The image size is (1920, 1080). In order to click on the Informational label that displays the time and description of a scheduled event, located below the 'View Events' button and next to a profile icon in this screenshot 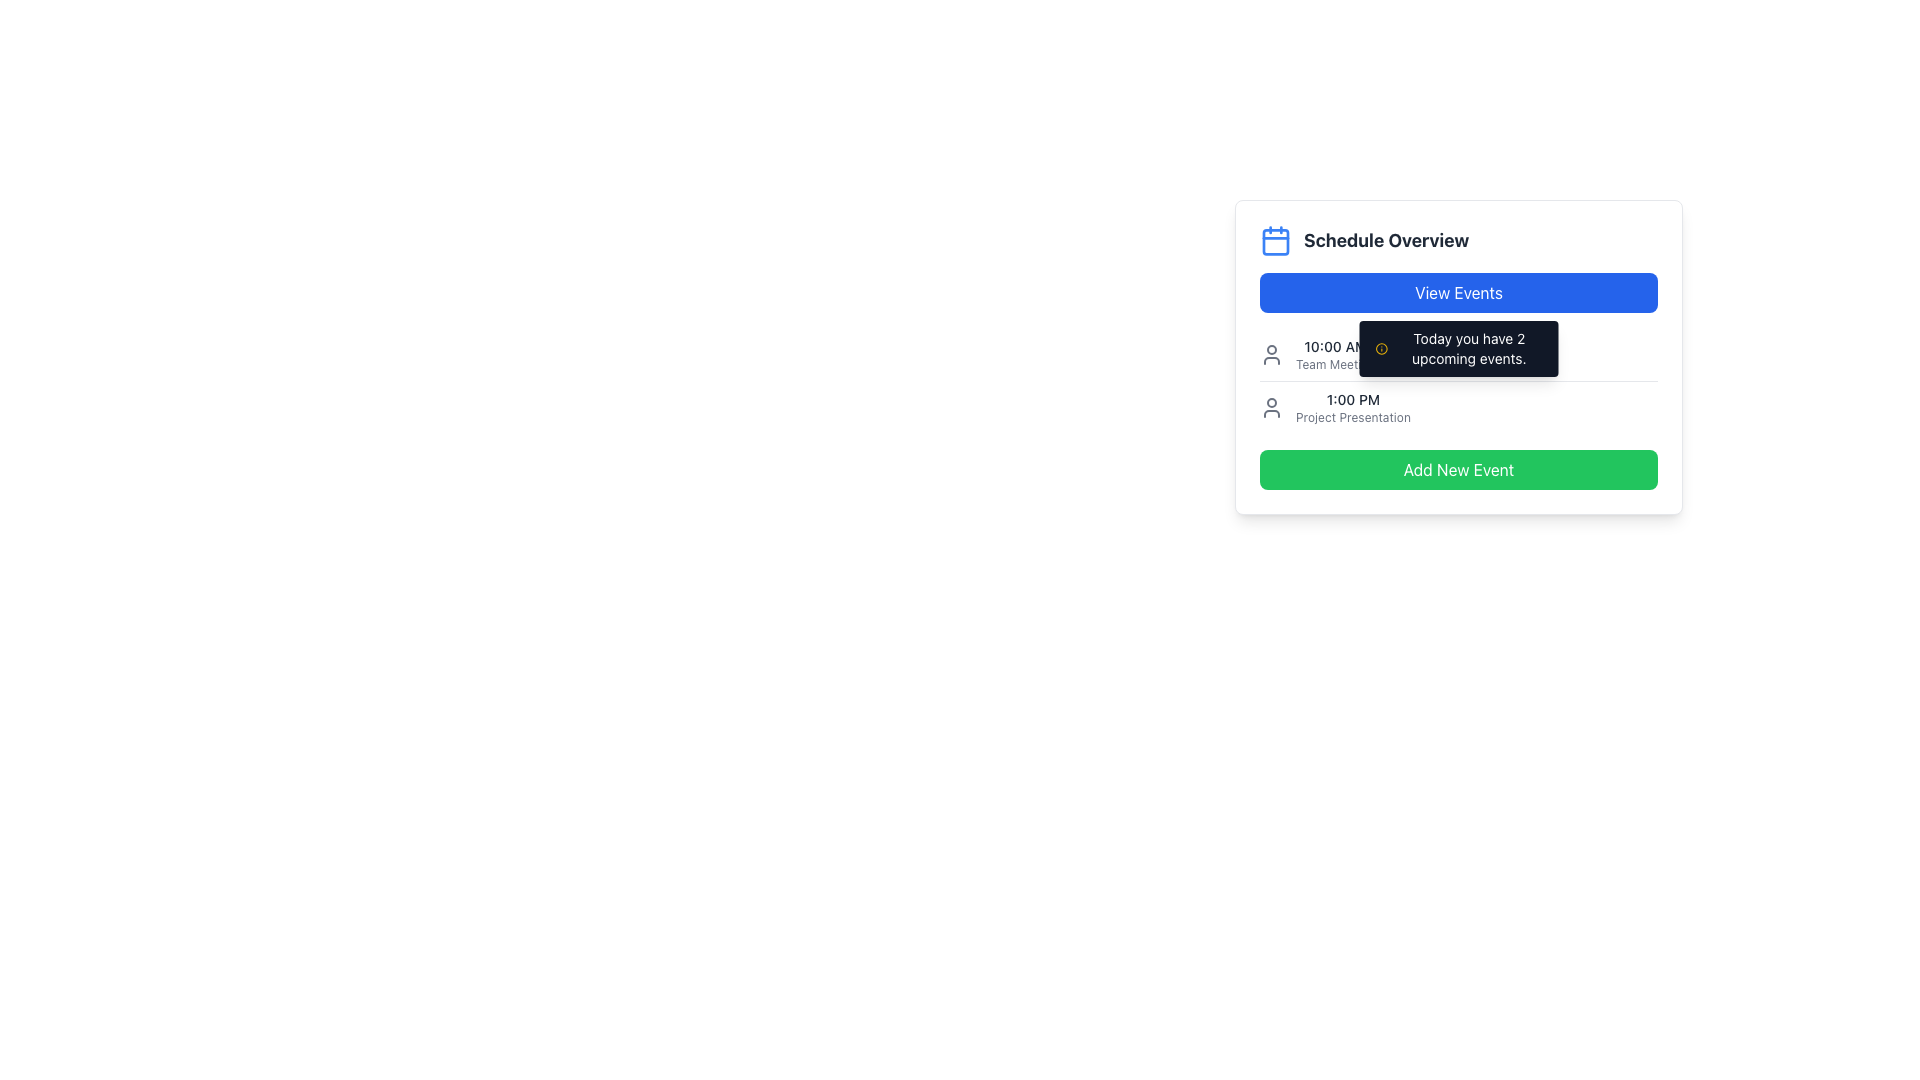, I will do `click(1335, 353)`.